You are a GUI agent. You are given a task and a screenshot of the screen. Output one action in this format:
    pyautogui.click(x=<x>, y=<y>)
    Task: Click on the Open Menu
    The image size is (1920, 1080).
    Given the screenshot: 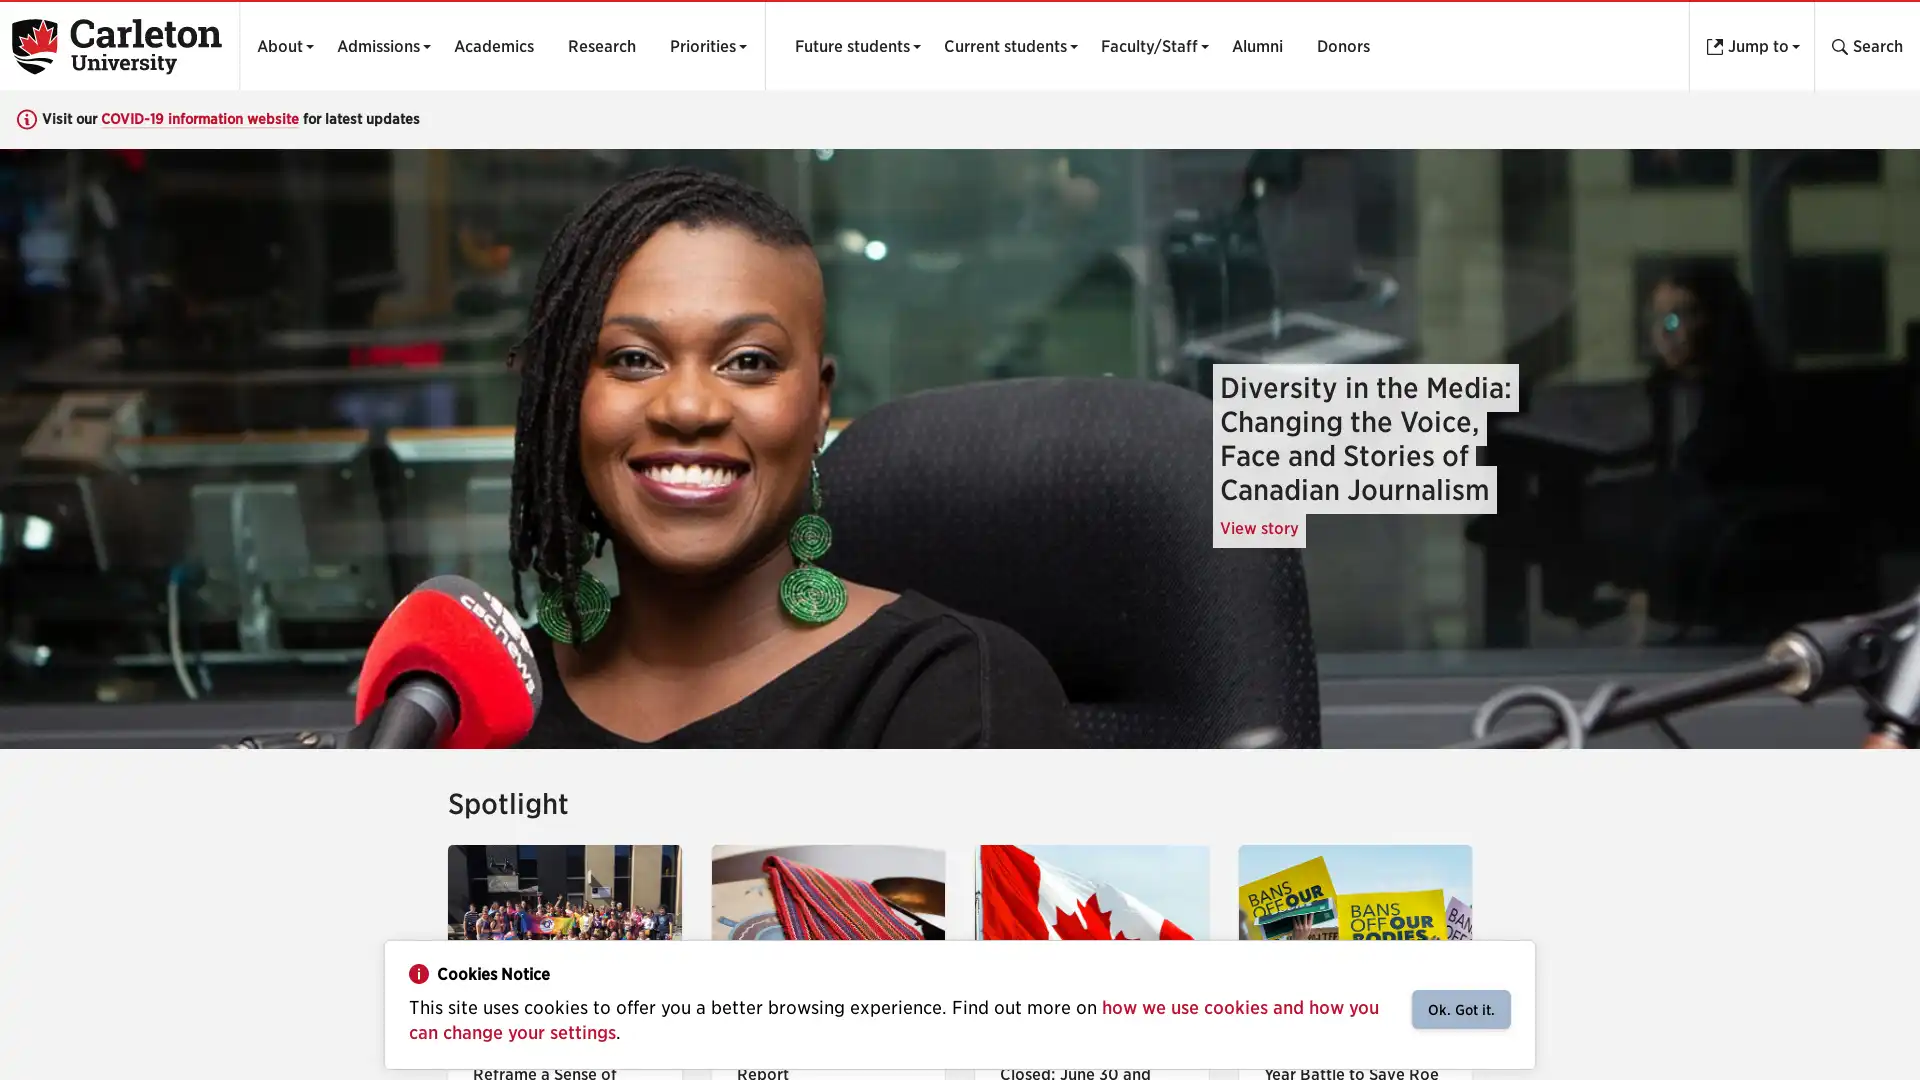 What is the action you would take?
    pyautogui.click(x=278, y=45)
    